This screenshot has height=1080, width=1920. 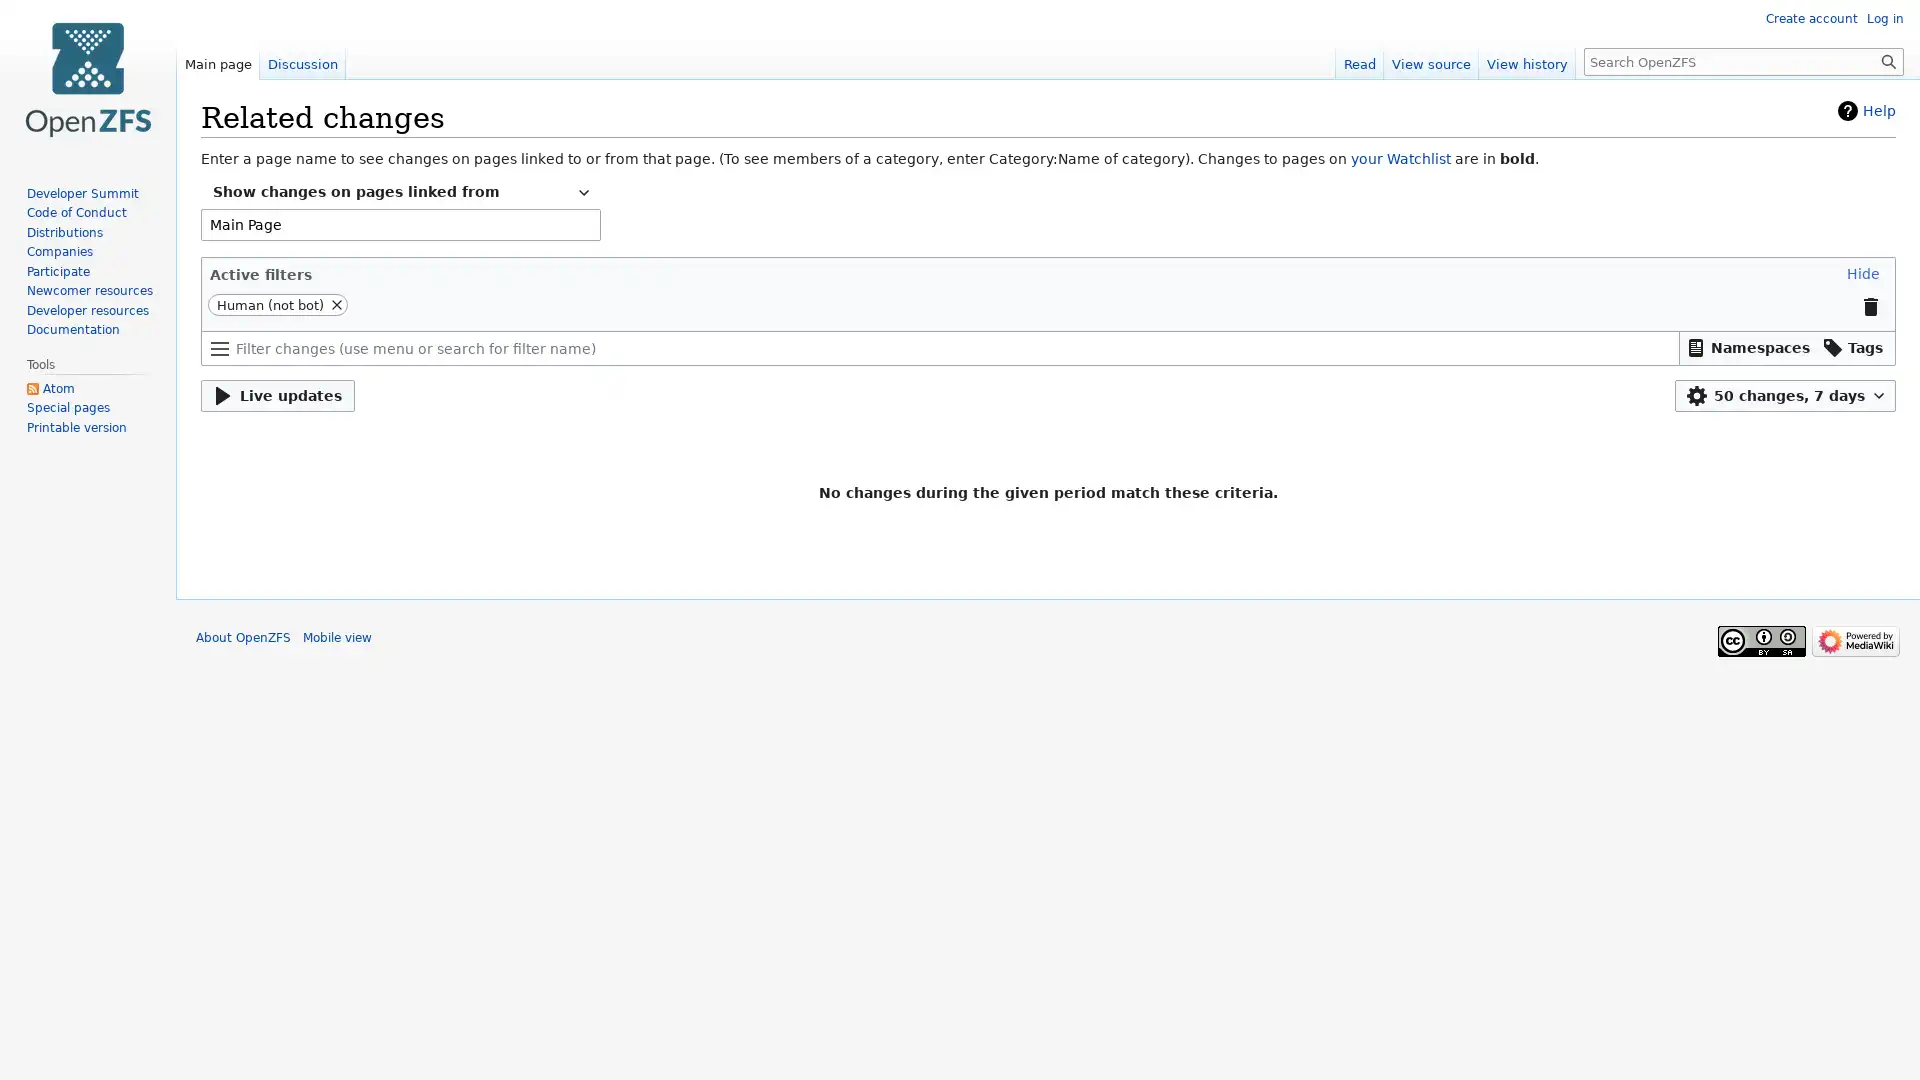 What do you see at coordinates (1852, 346) in the screenshot?
I see `Filter results using edit tags` at bounding box center [1852, 346].